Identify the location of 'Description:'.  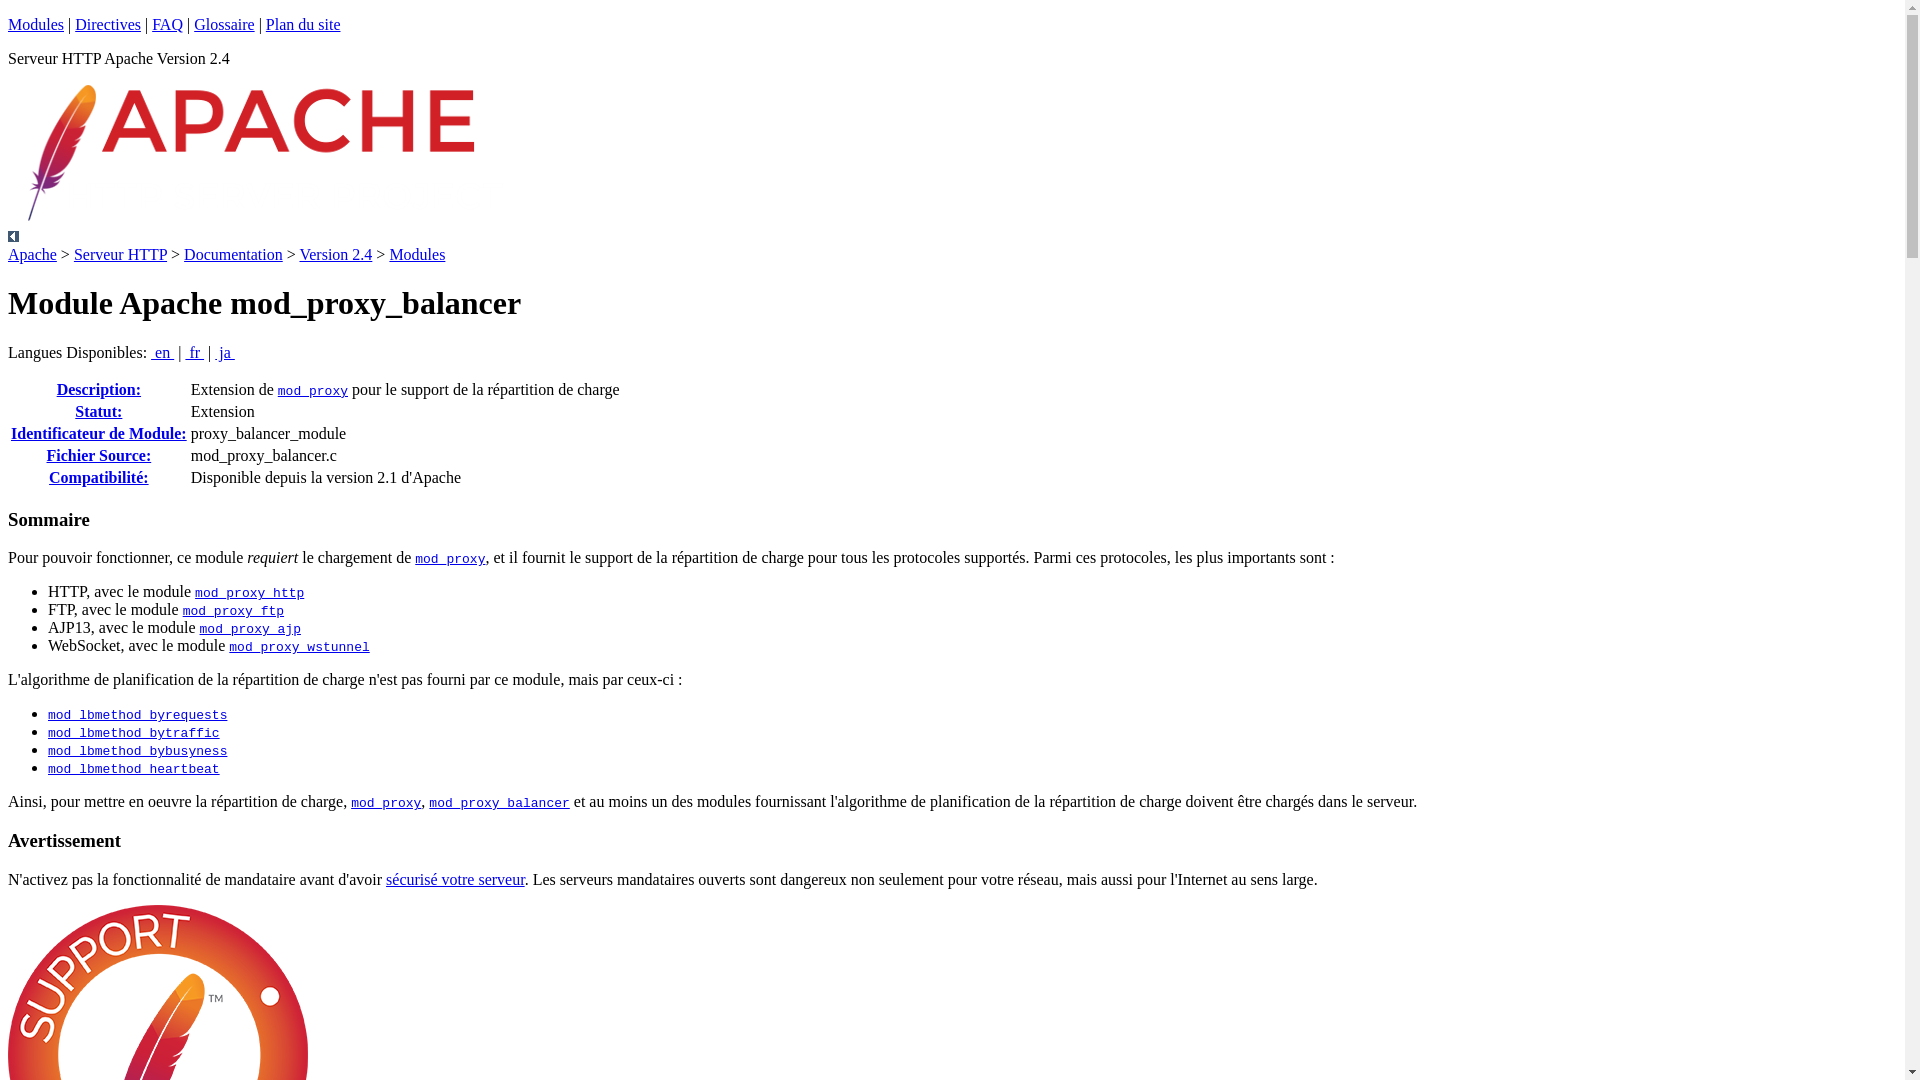
(57, 389).